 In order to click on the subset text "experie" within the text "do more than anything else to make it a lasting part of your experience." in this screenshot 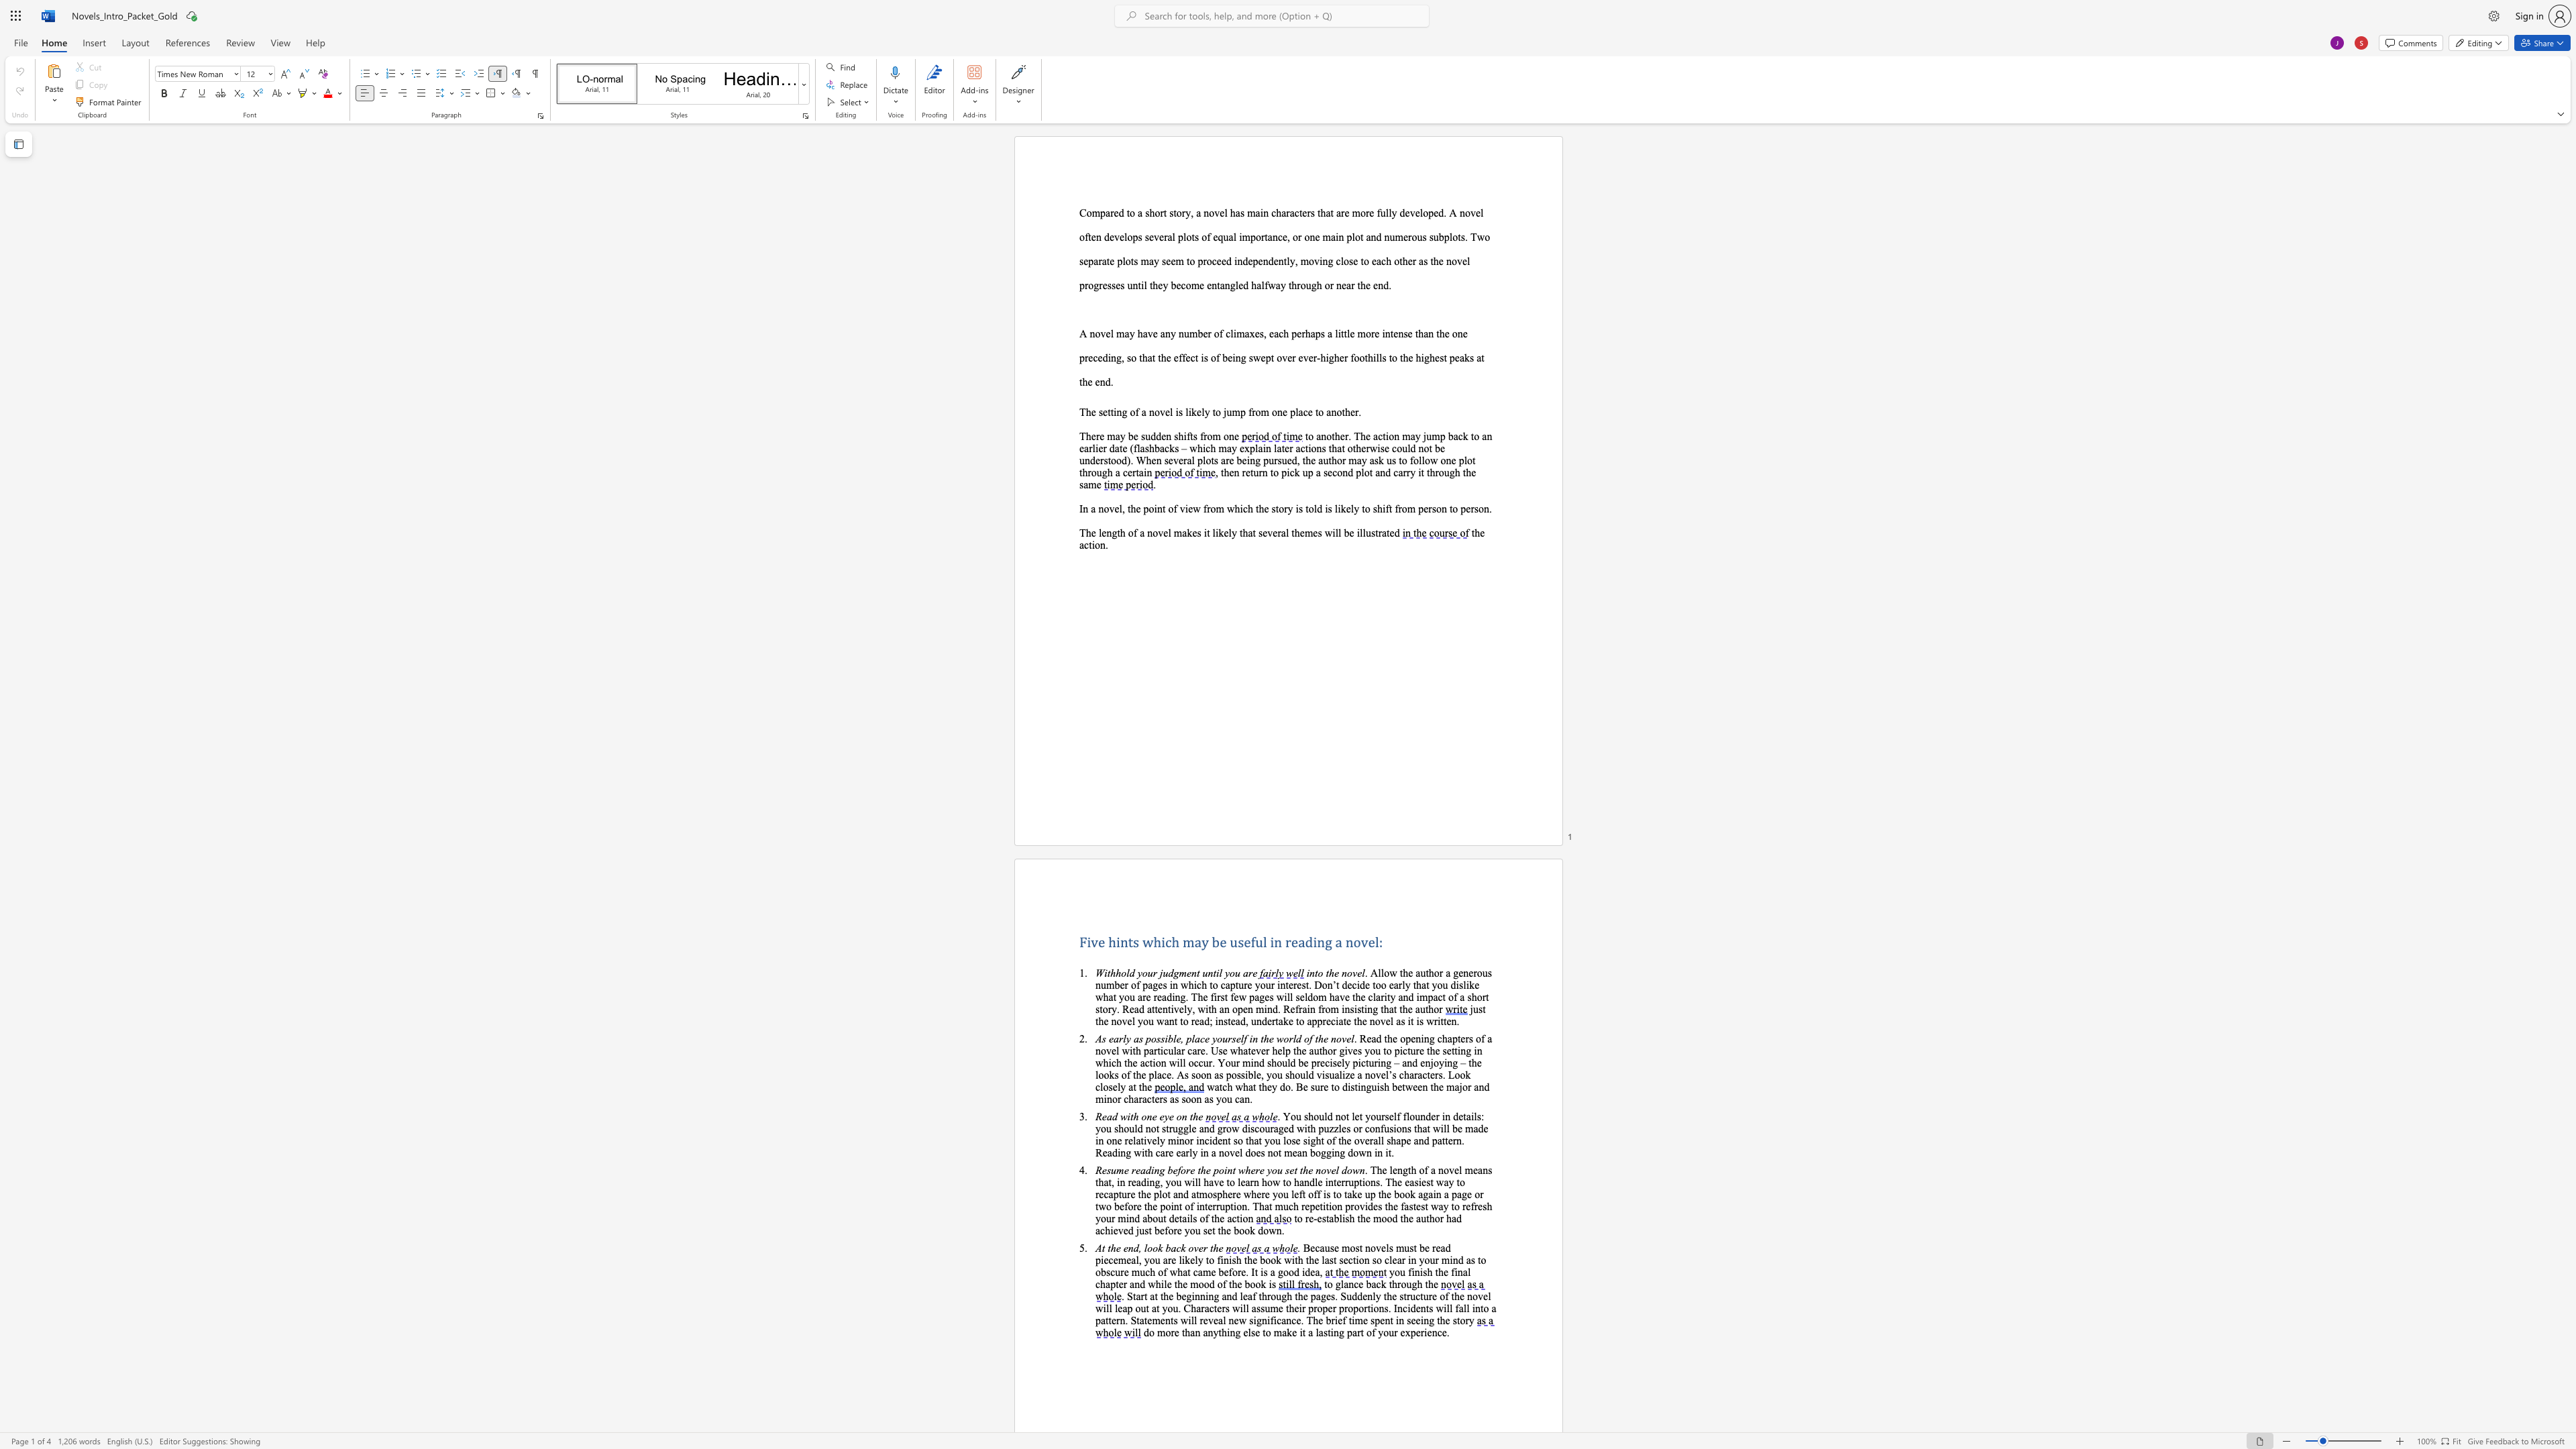, I will do `click(1400, 1332)`.